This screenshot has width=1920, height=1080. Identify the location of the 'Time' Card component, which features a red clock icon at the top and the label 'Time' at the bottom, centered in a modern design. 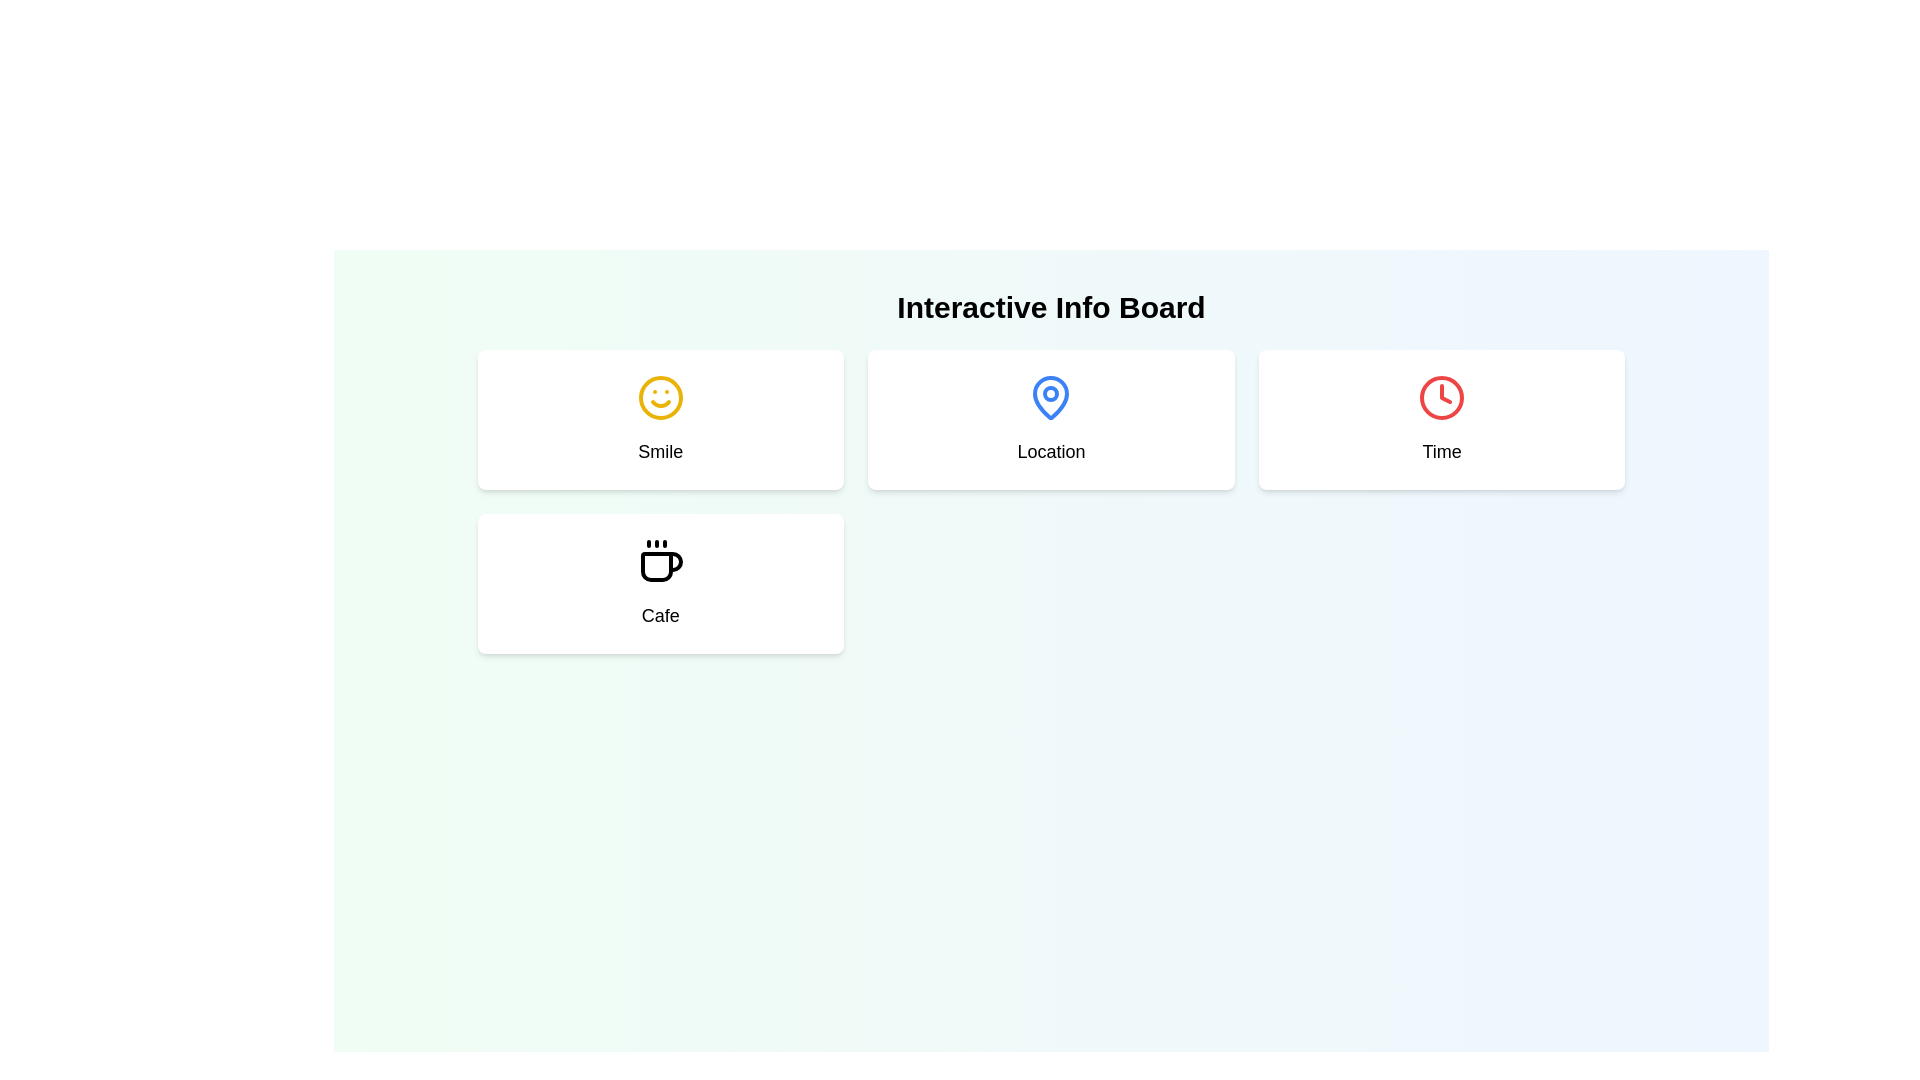
(1442, 419).